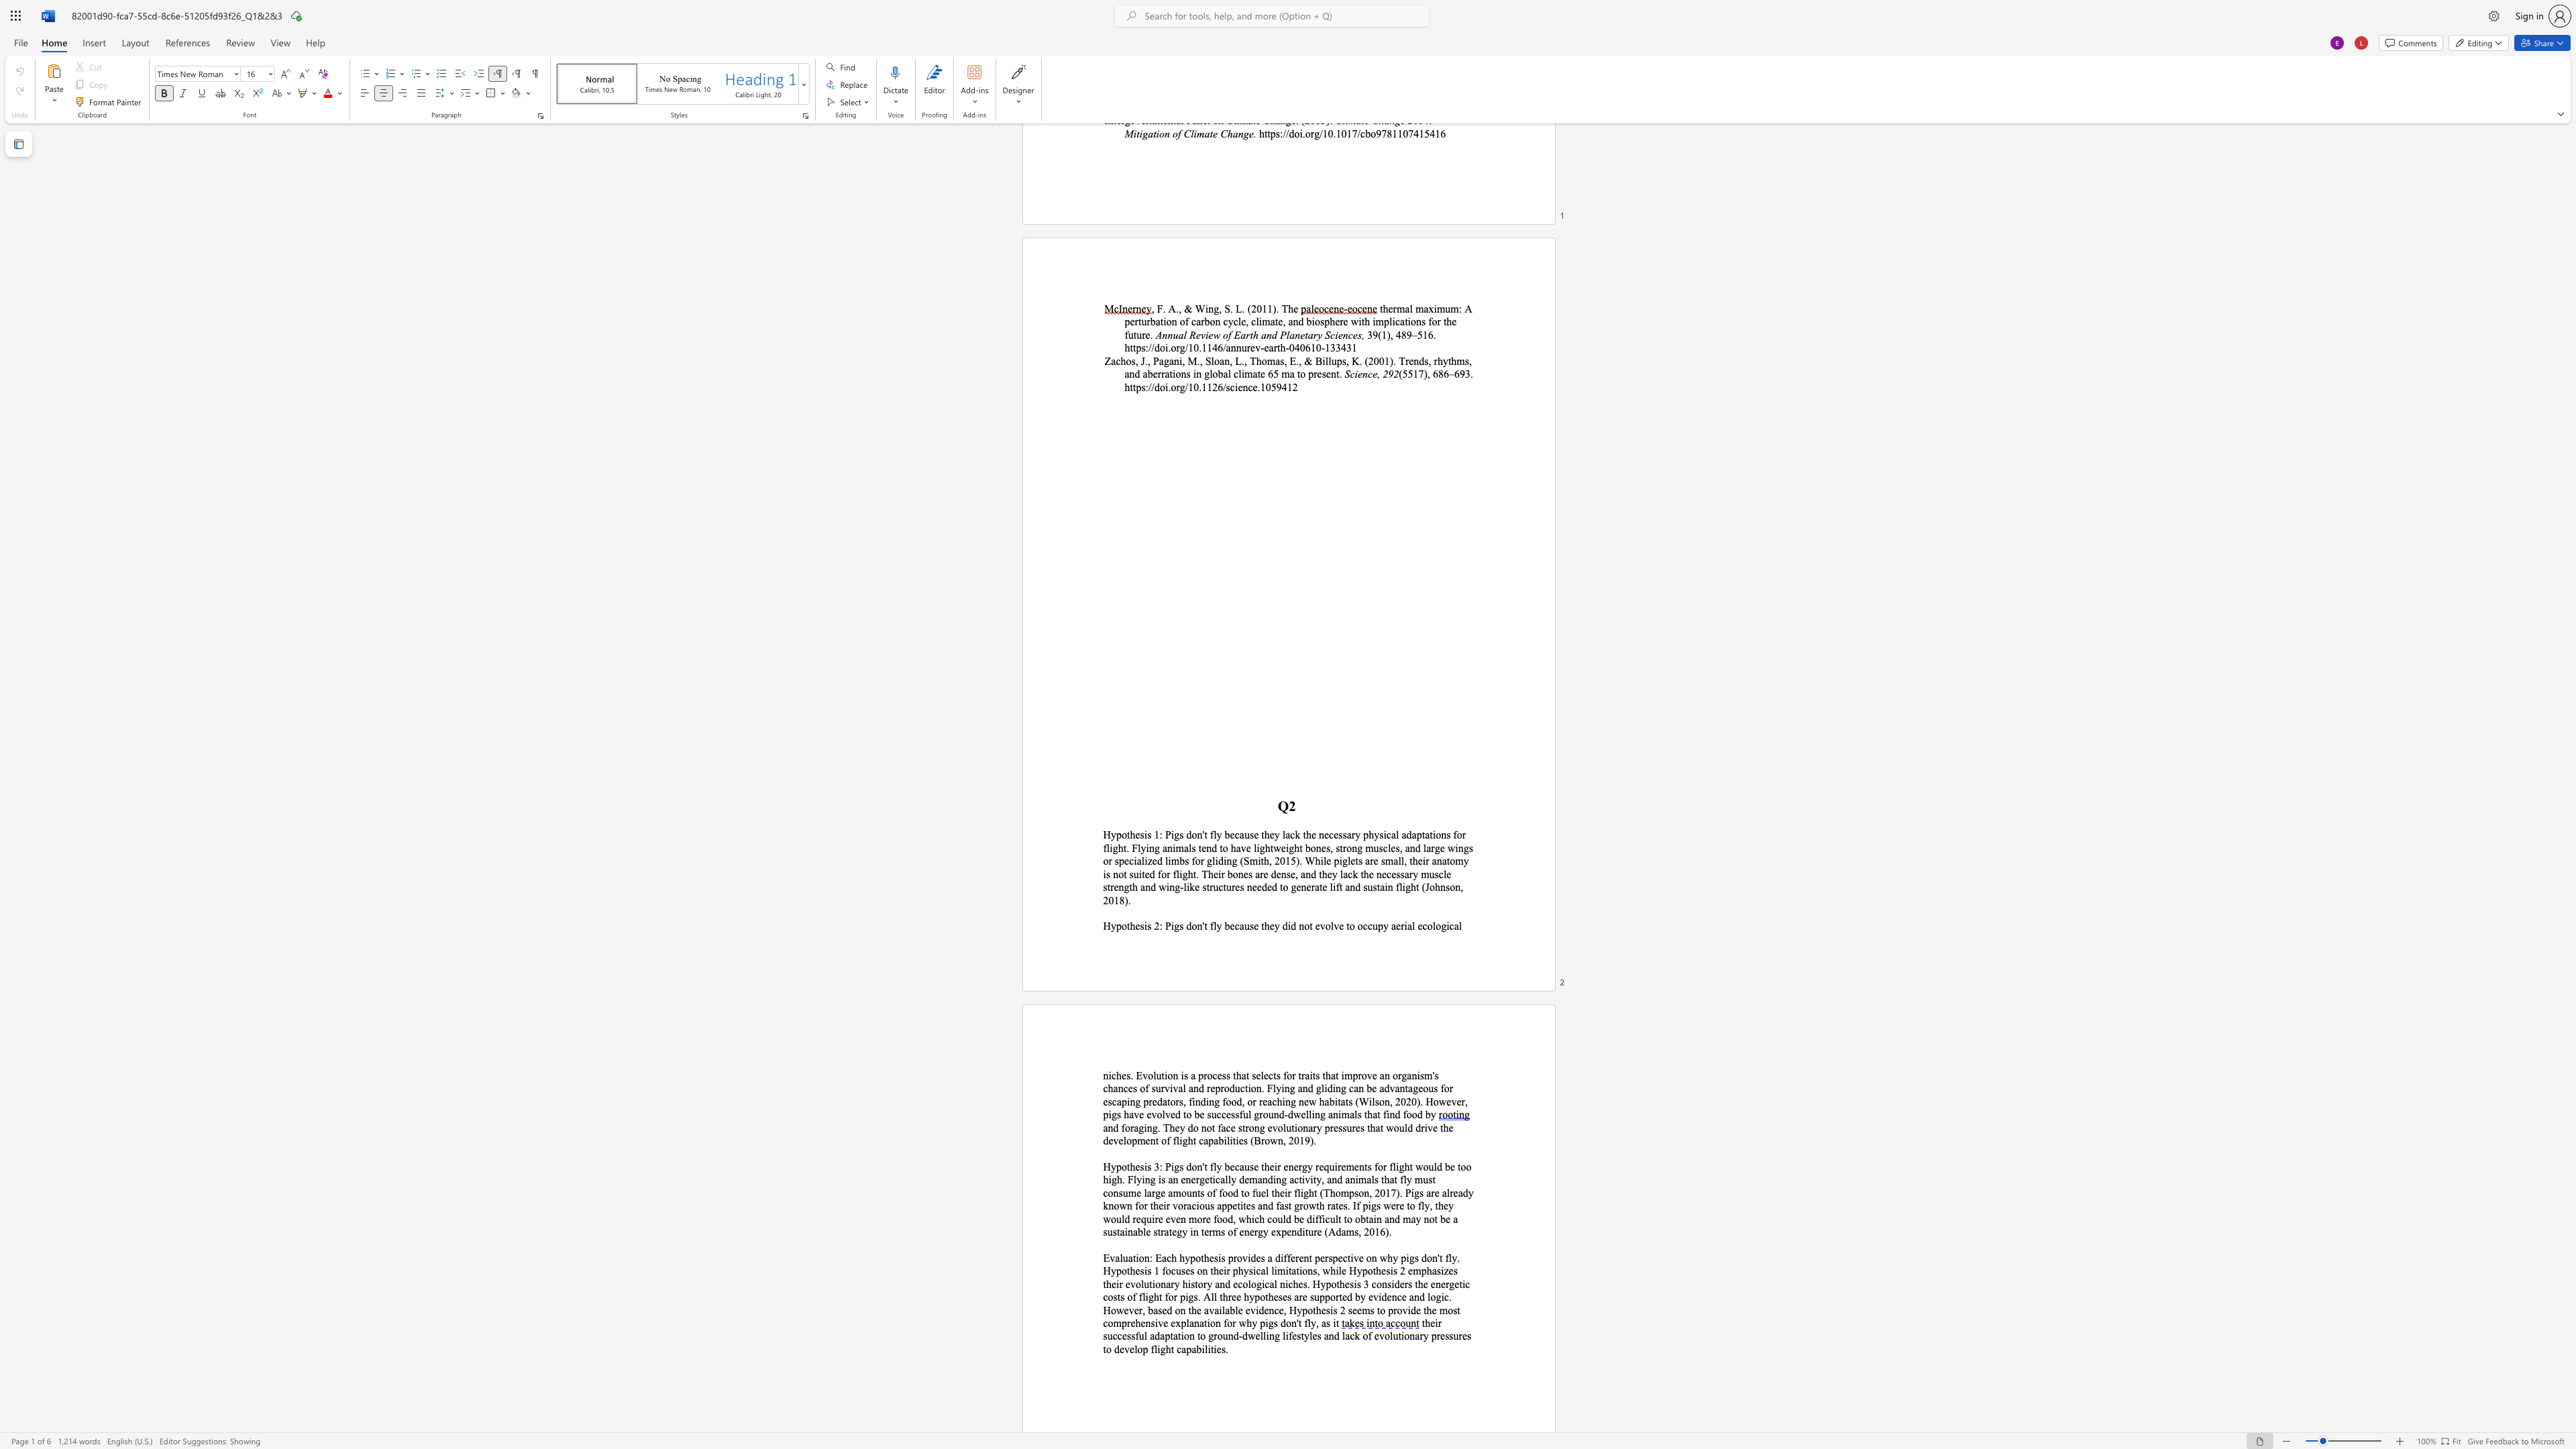 The height and width of the screenshot is (1449, 2576). I want to click on the subset text "to ground-dwelling lifestyles and lack of evolutionary pressures to develop" within the text "their successful adaptation to ground-dwelling lifestyles and lack of evolutionary pressures to develop flight capabilities.", so click(1196, 1334).